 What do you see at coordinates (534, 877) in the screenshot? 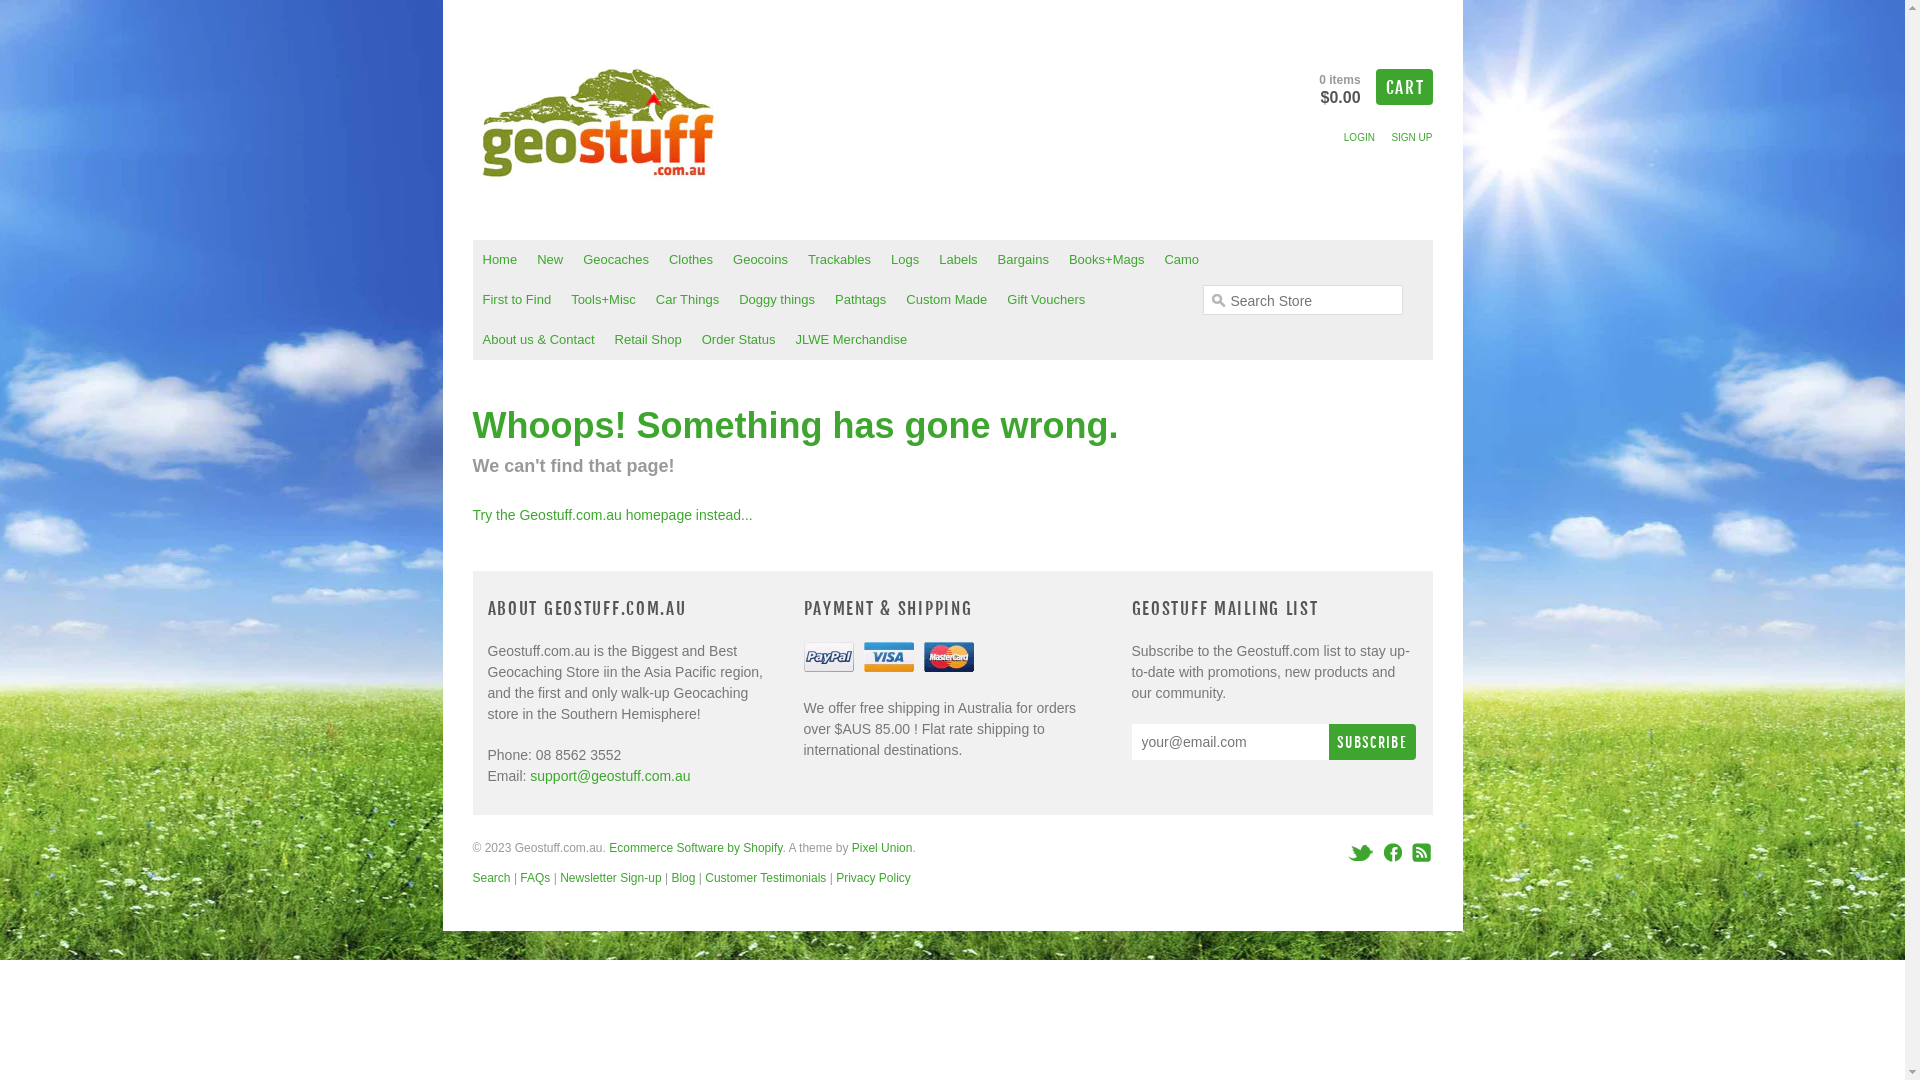
I see `'FAQs'` at bounding box center [534, 877].